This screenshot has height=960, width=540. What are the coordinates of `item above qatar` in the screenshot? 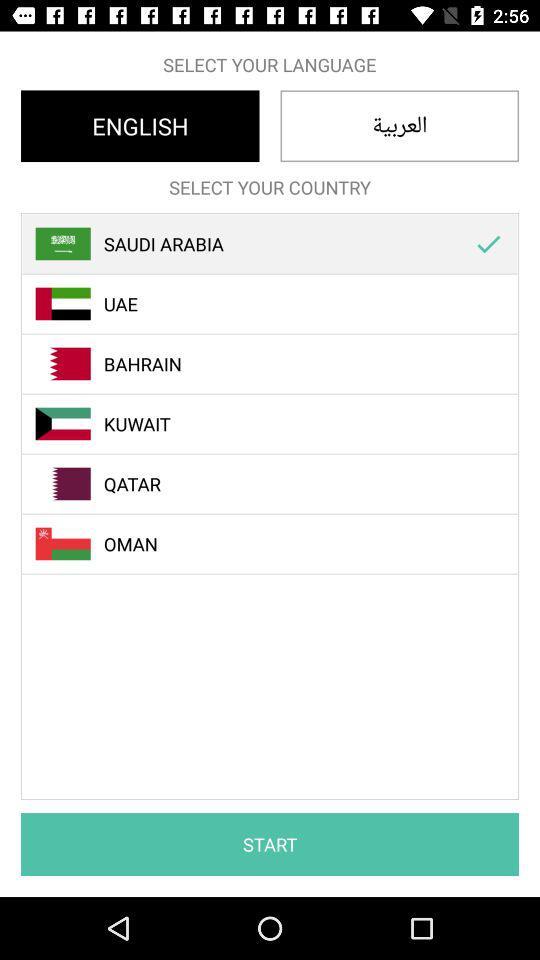 It's located at (280, 424).